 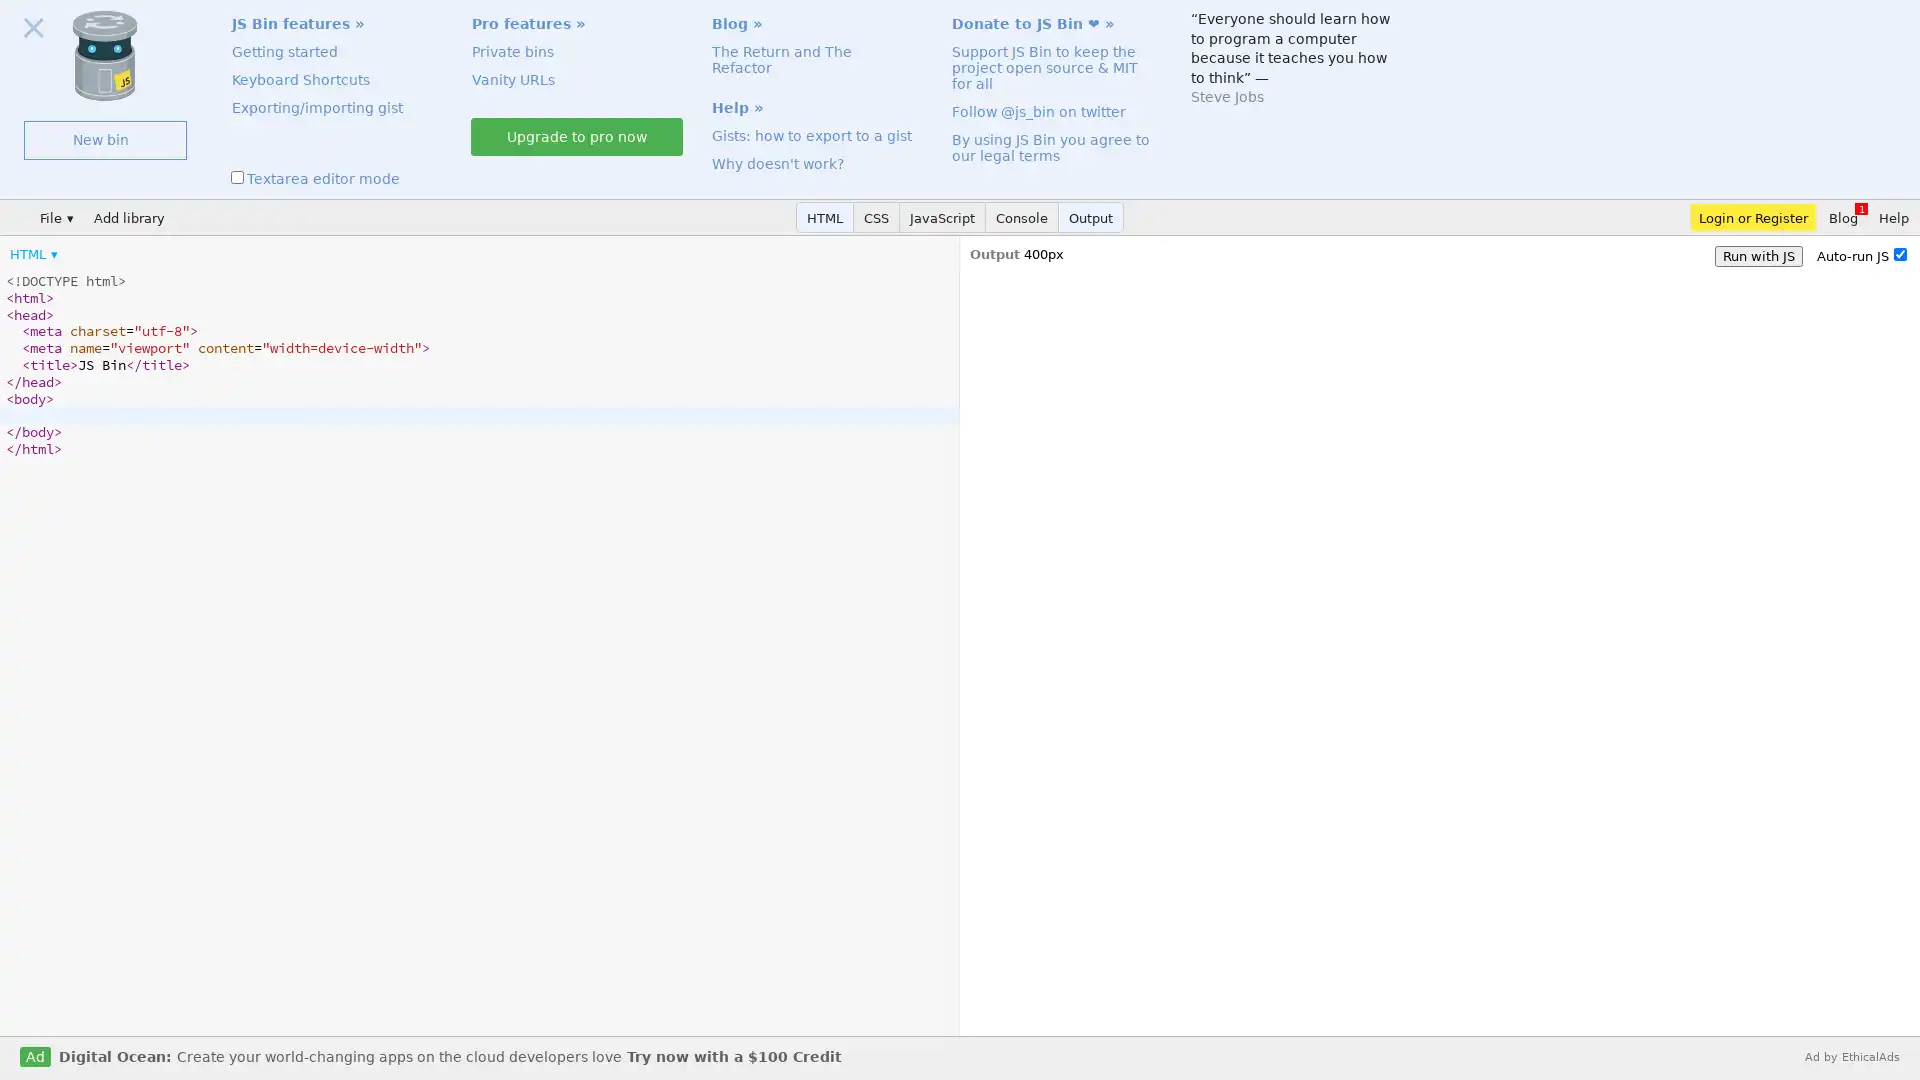 I want to click on Console Panel: Inactive, so click(x=1022, y=217).